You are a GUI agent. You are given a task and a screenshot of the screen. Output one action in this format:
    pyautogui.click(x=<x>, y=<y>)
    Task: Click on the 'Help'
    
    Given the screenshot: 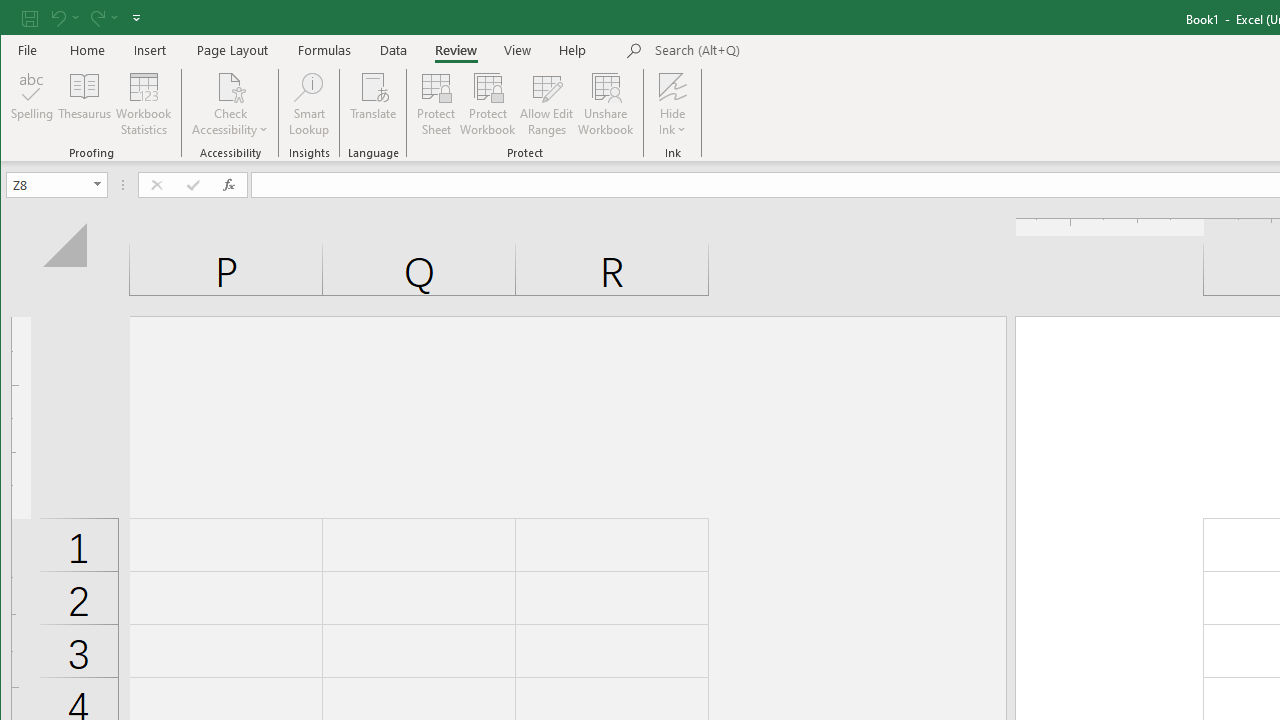 What is the action you would take?
    pyautogui.click(x=572, y=49)
    